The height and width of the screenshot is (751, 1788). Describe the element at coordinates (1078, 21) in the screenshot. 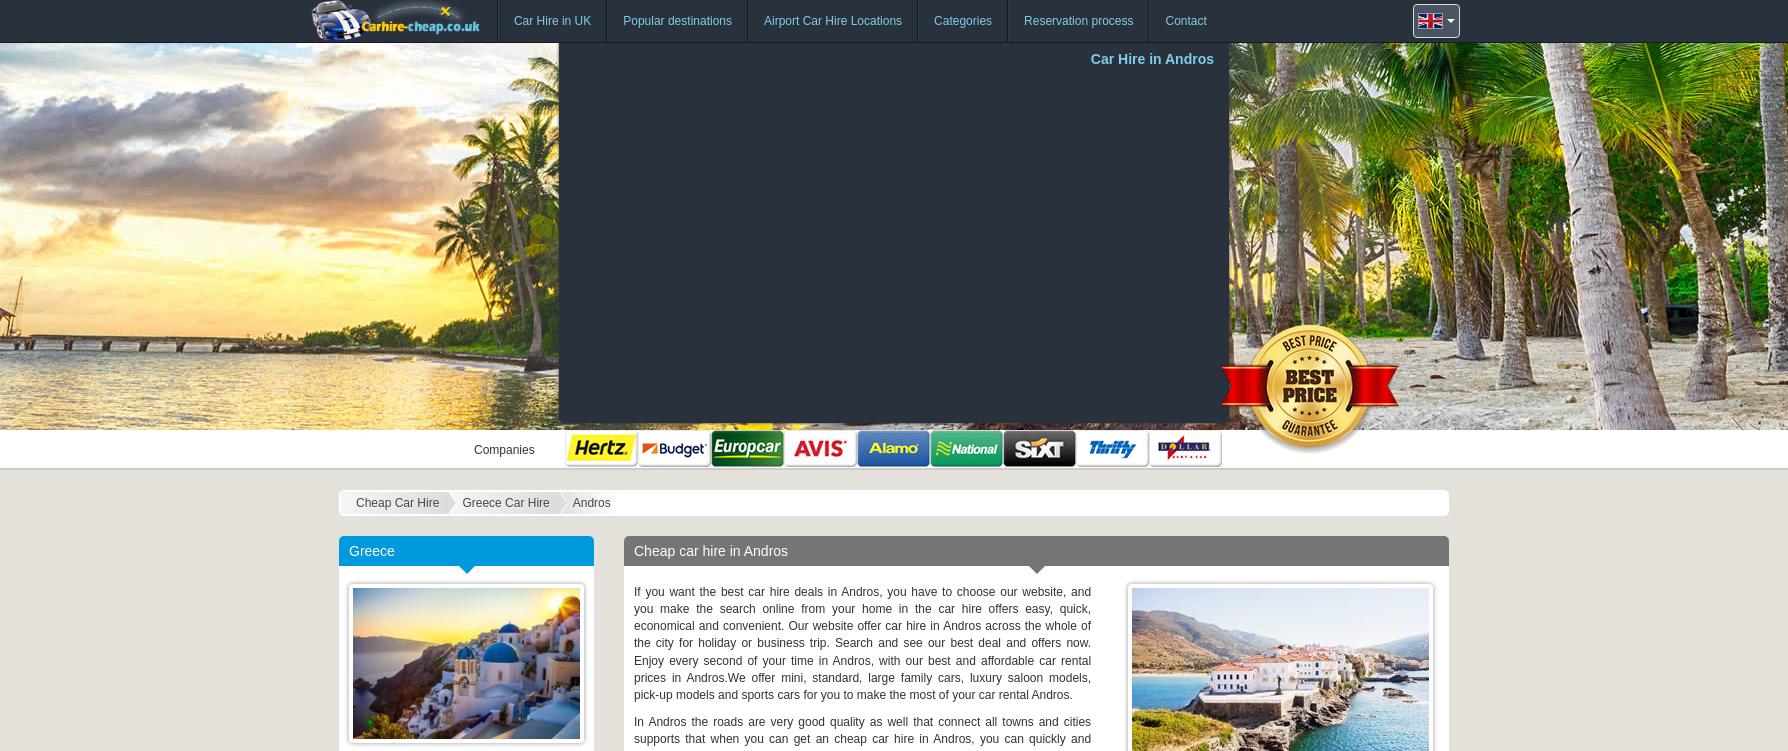

I see `'Reservation process'` at that location.